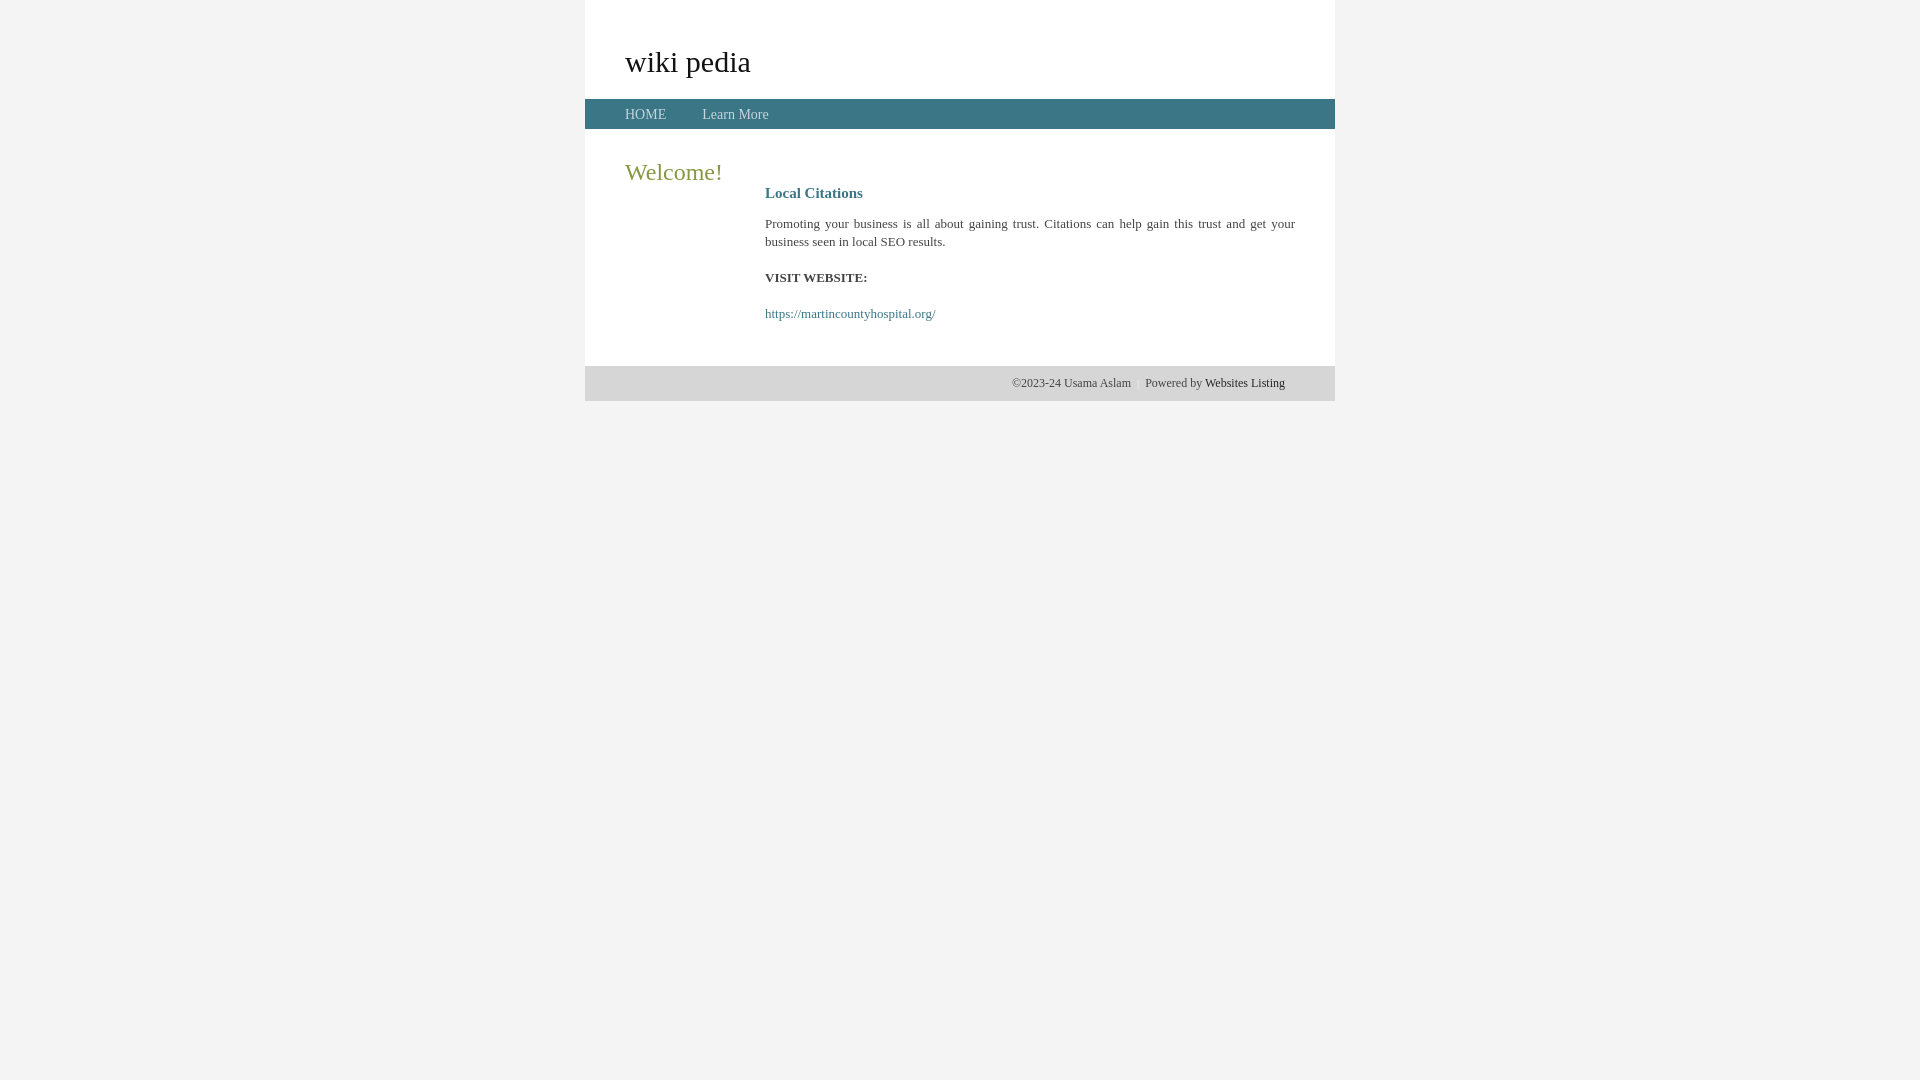 This screenshot has height=1080, width=1920. What do you see at coordinates (645, 114) in the screenshot?
I see `'HOME'` at bounding box center [645, 114].